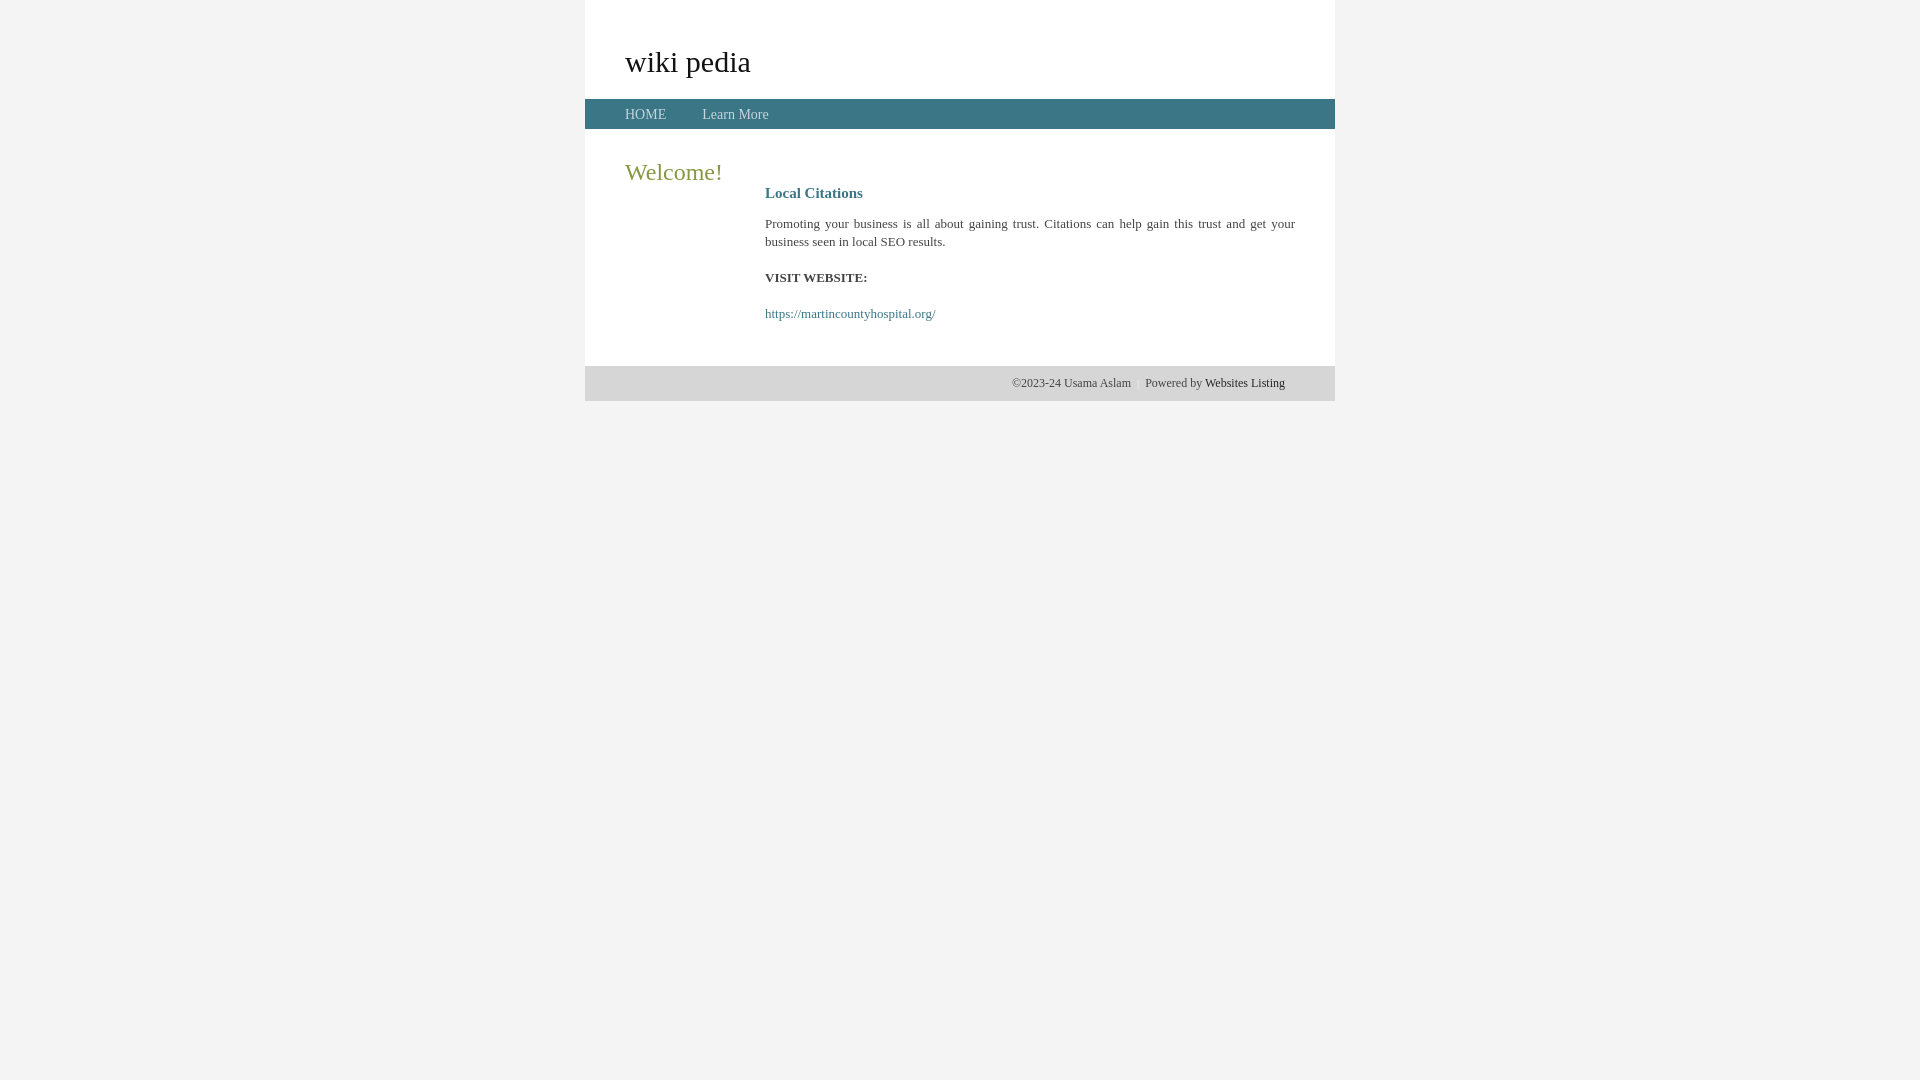 This screenshot has height=1080, width=1920. What do you see at coordinates (645, 114) in the screenshot?
I see `'HOME'` at bounding box center [645, 114].